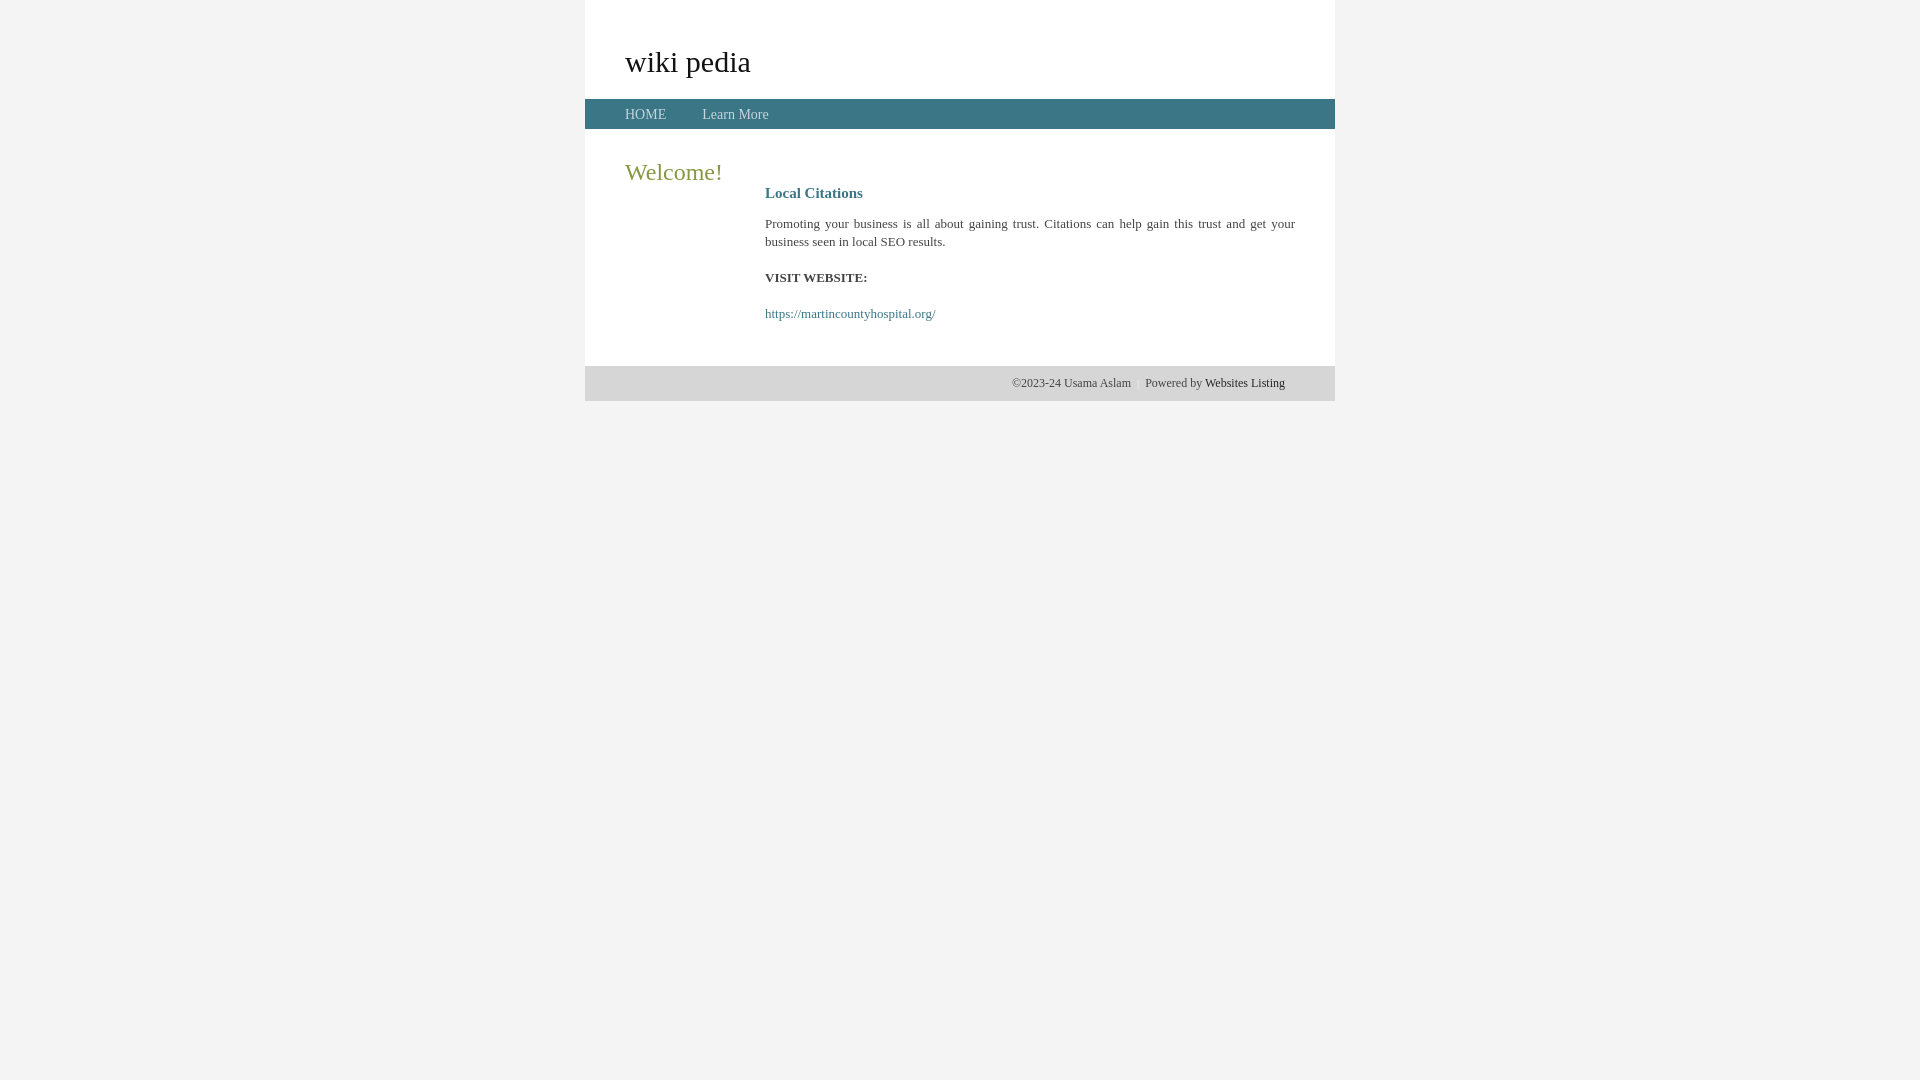 This screenshot has height=1080, width=1920. What do you see at coordinates (645, 114) in the screenshot?
I see `'HOME'` at bounding box center [645, 114].